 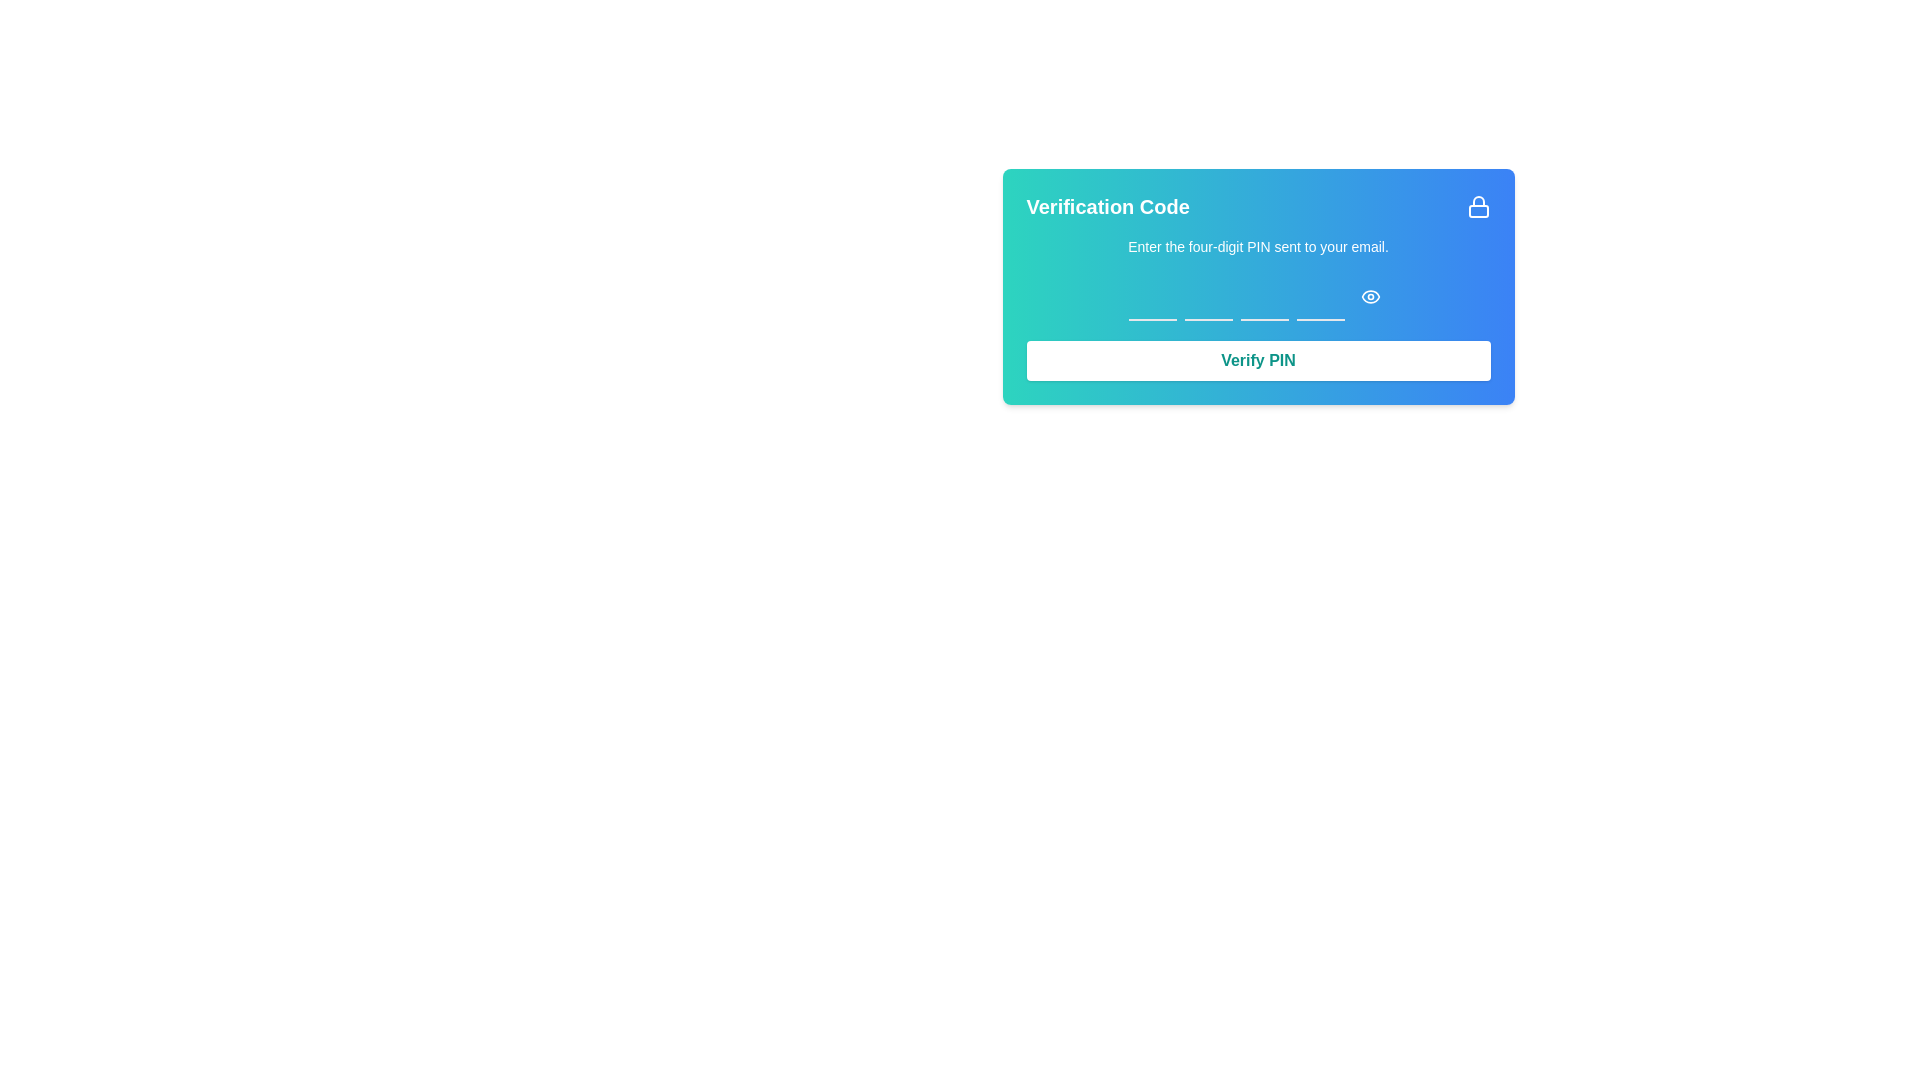 I want to click on the static text label that provides instructions for entering a four-digit PIN, located directly below the title 'Verification Code' and above the input fields for the PIN, so click(x=1257, y=245).